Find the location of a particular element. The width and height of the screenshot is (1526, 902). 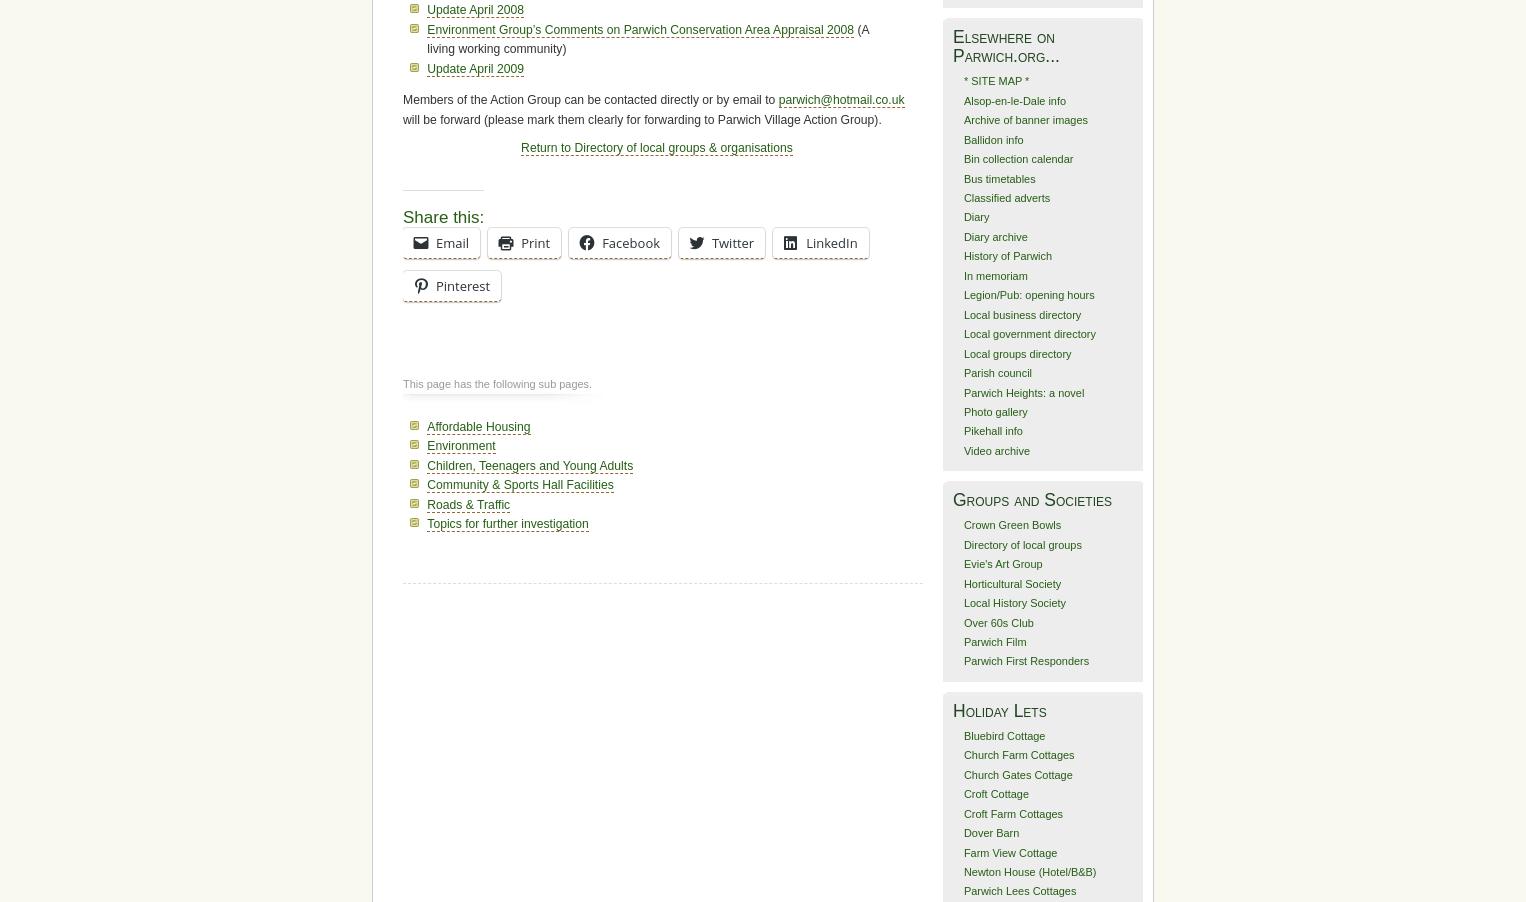

'Ballidon info' is located at coordinates (963, 138).